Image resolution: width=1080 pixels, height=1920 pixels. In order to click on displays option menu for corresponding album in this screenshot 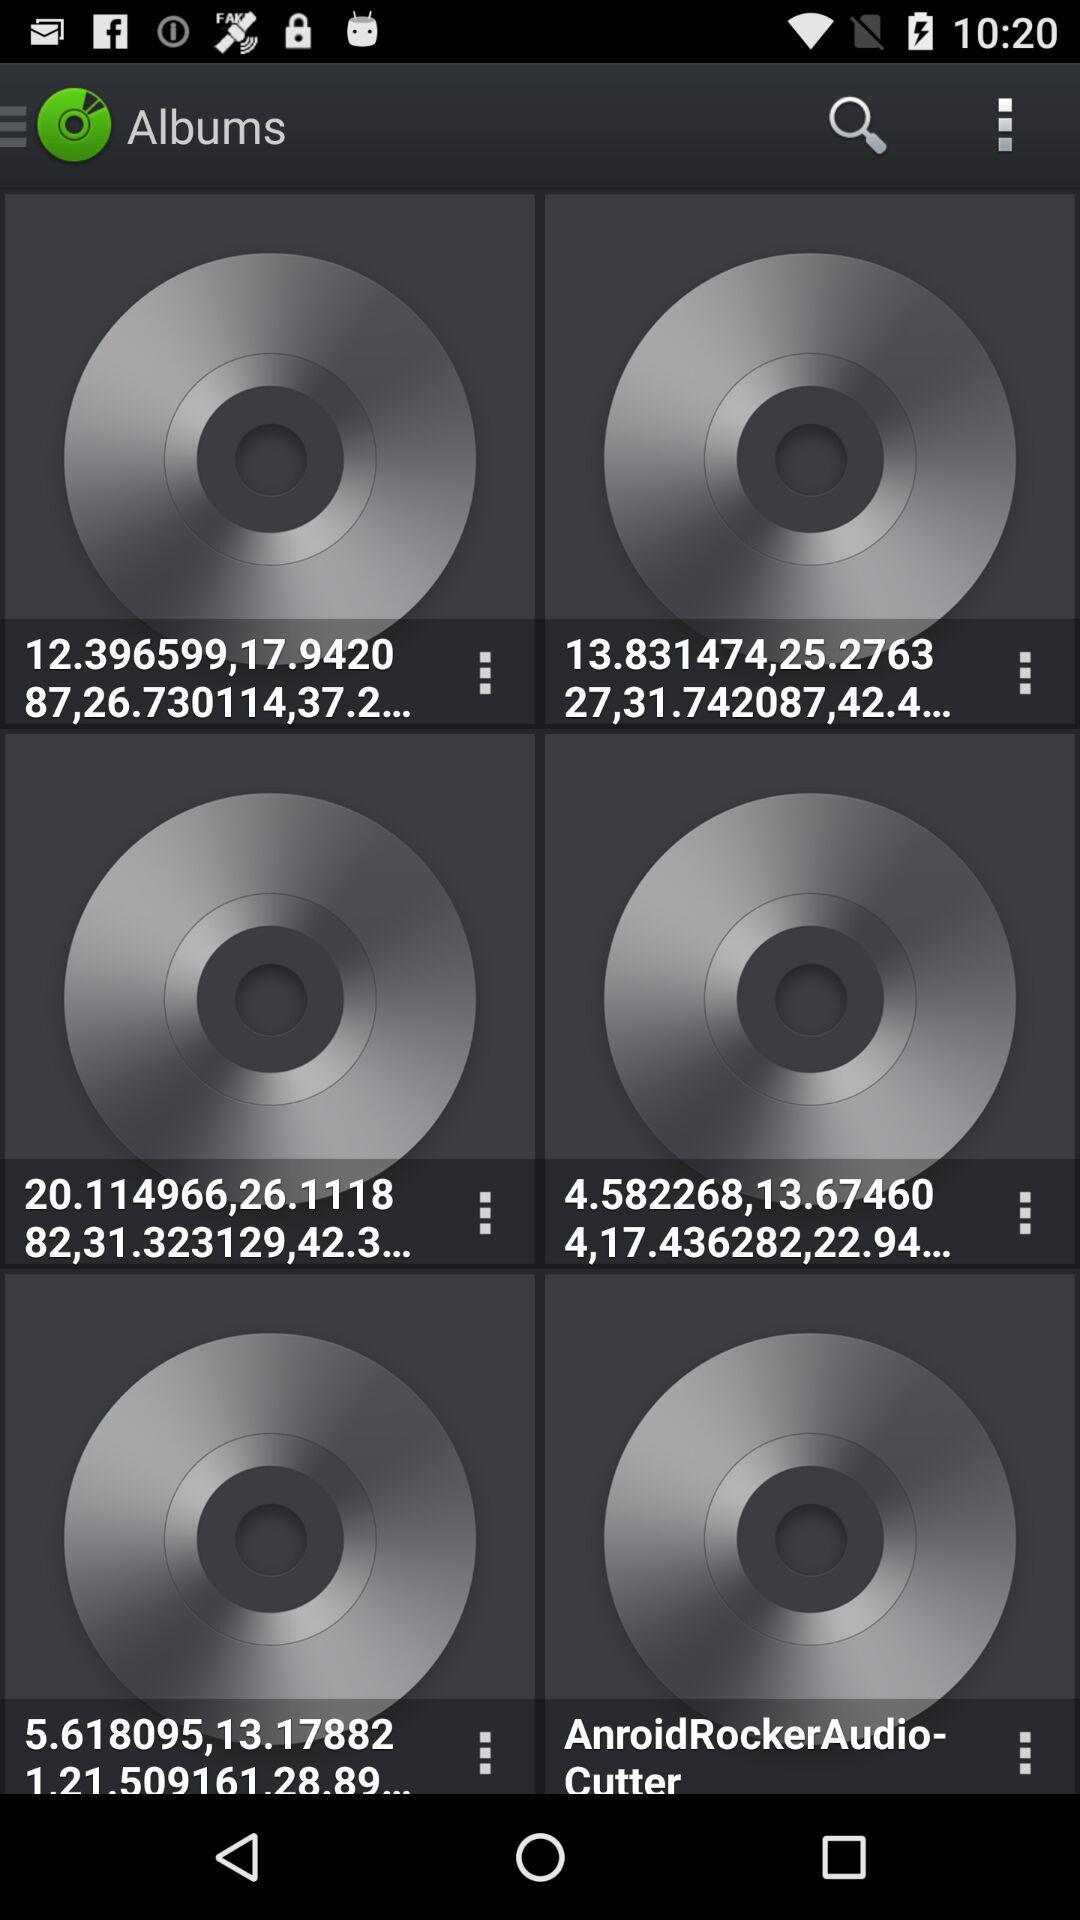, I will do `click(1024, 673)`.